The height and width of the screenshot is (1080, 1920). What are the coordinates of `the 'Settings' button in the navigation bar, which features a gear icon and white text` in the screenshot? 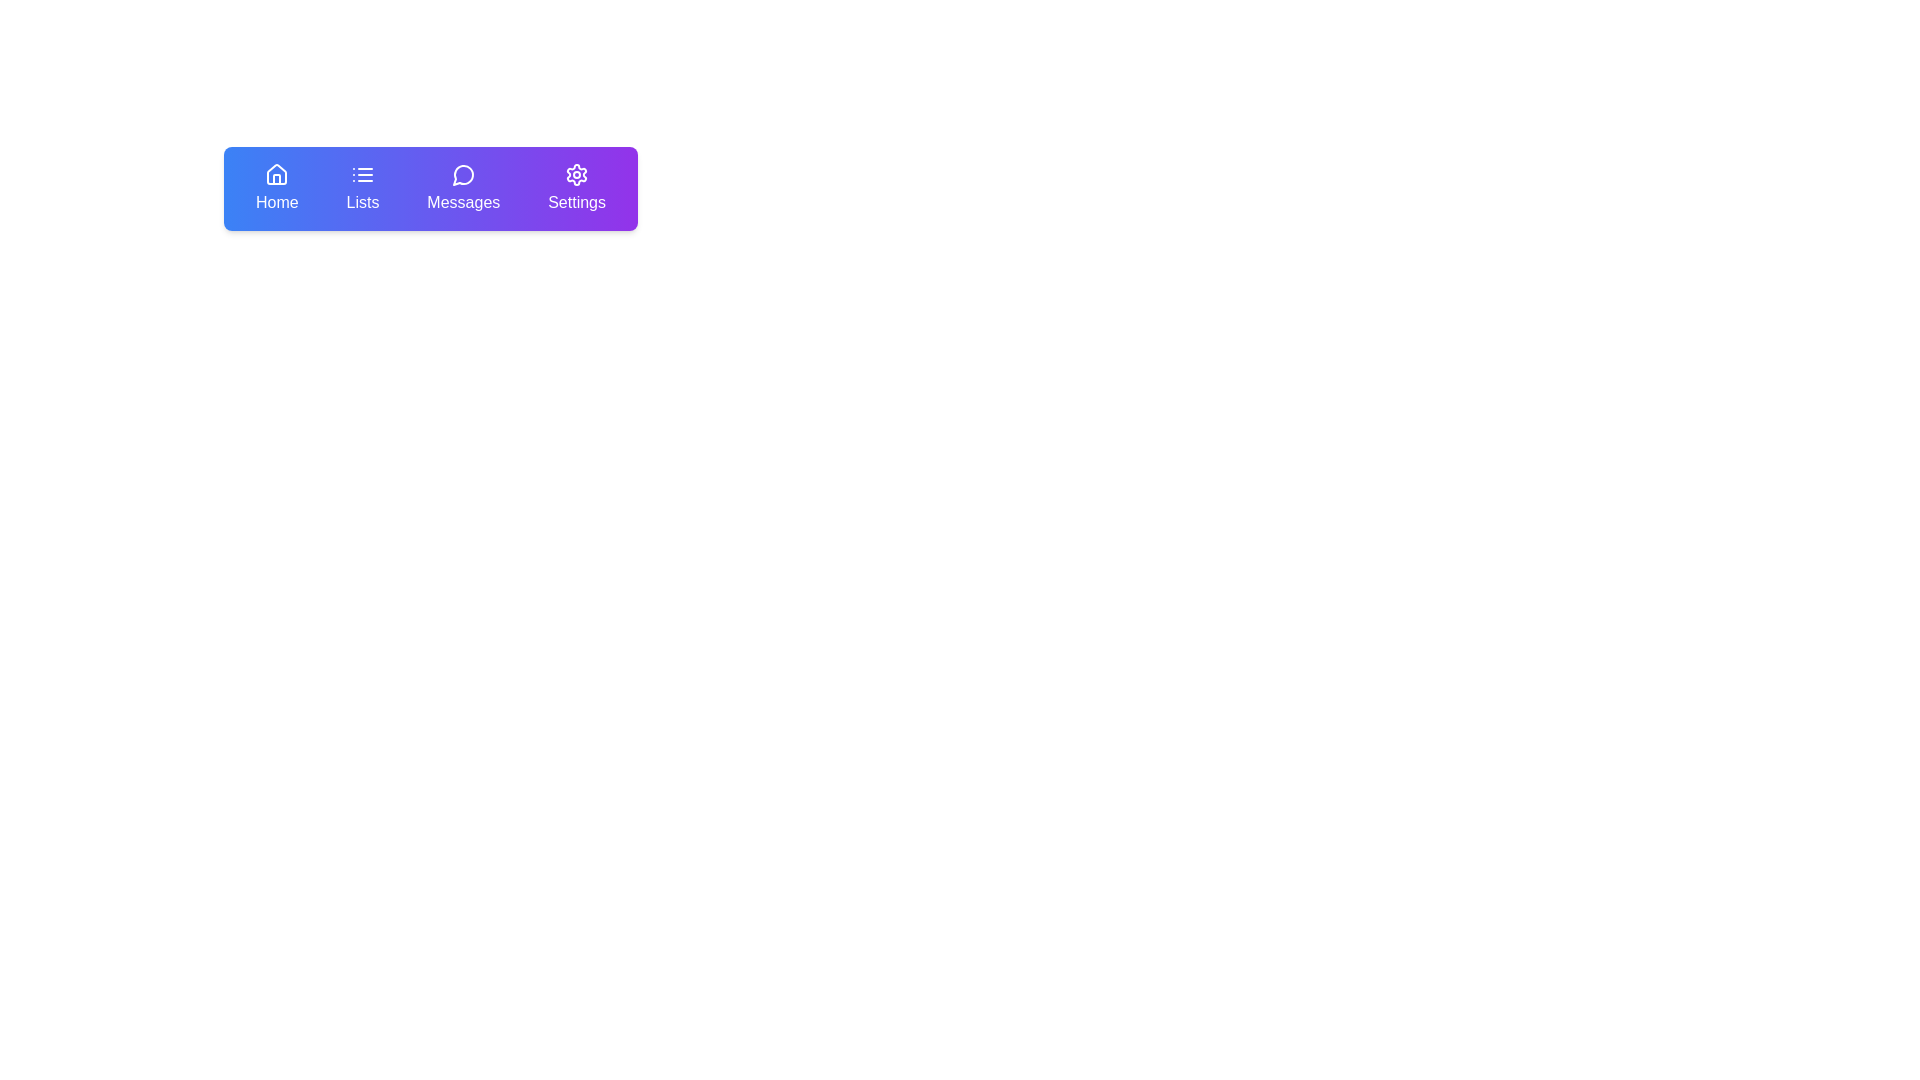 It's located at (575, 189).